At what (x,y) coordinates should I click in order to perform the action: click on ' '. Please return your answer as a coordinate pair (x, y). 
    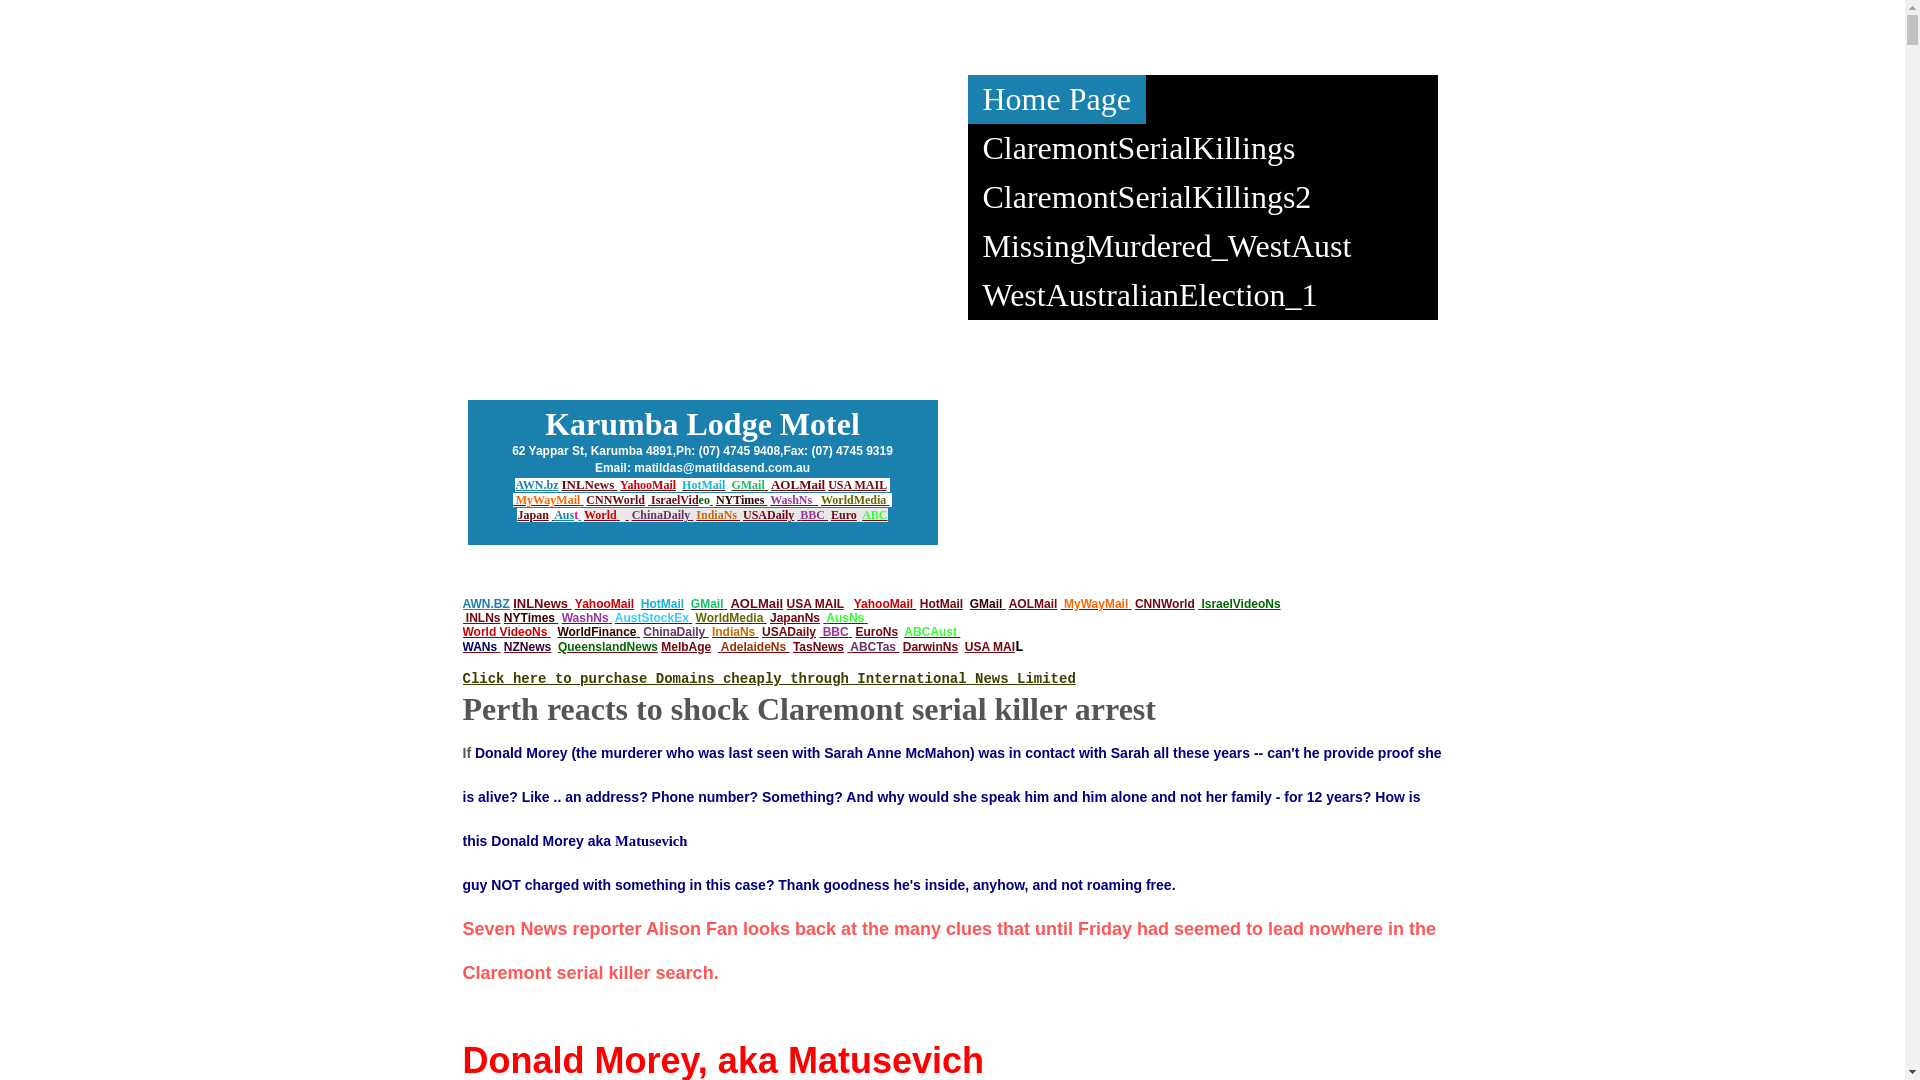
    Looking at the image, I should click on (548, 632).